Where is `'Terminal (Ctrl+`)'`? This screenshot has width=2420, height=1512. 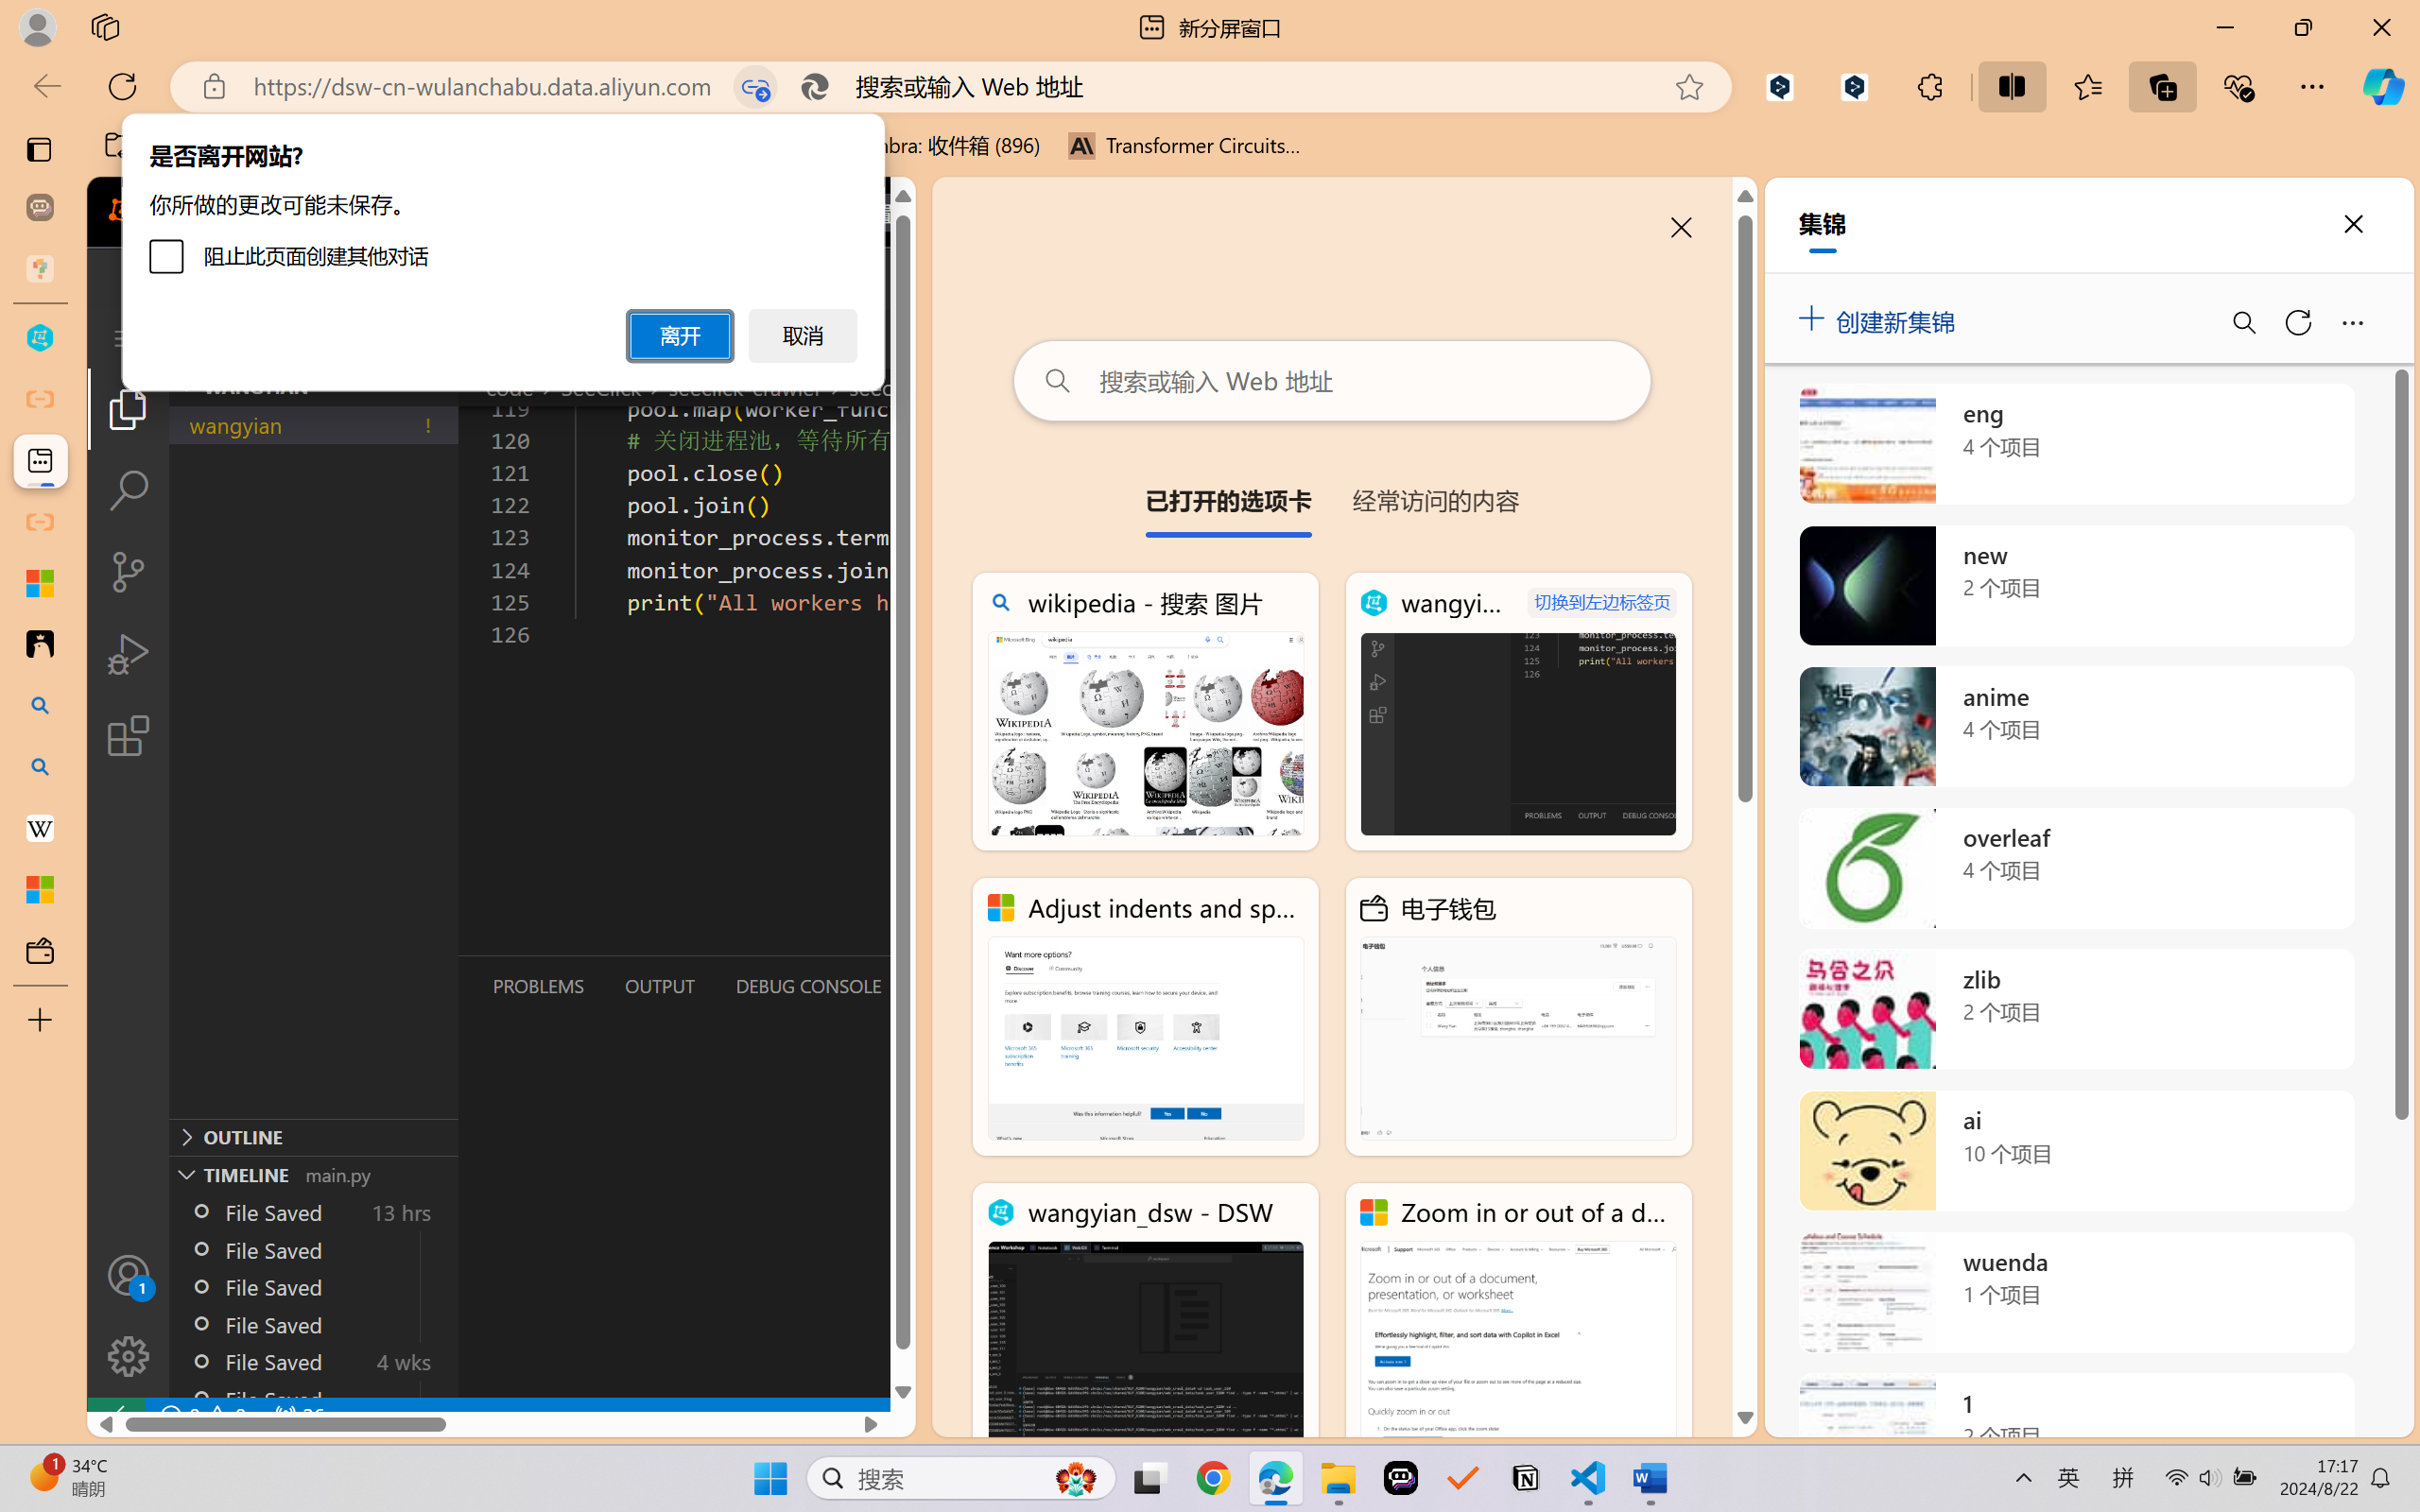
'Terminal (Ctrl+`)' is located at coordinates (964, 986).